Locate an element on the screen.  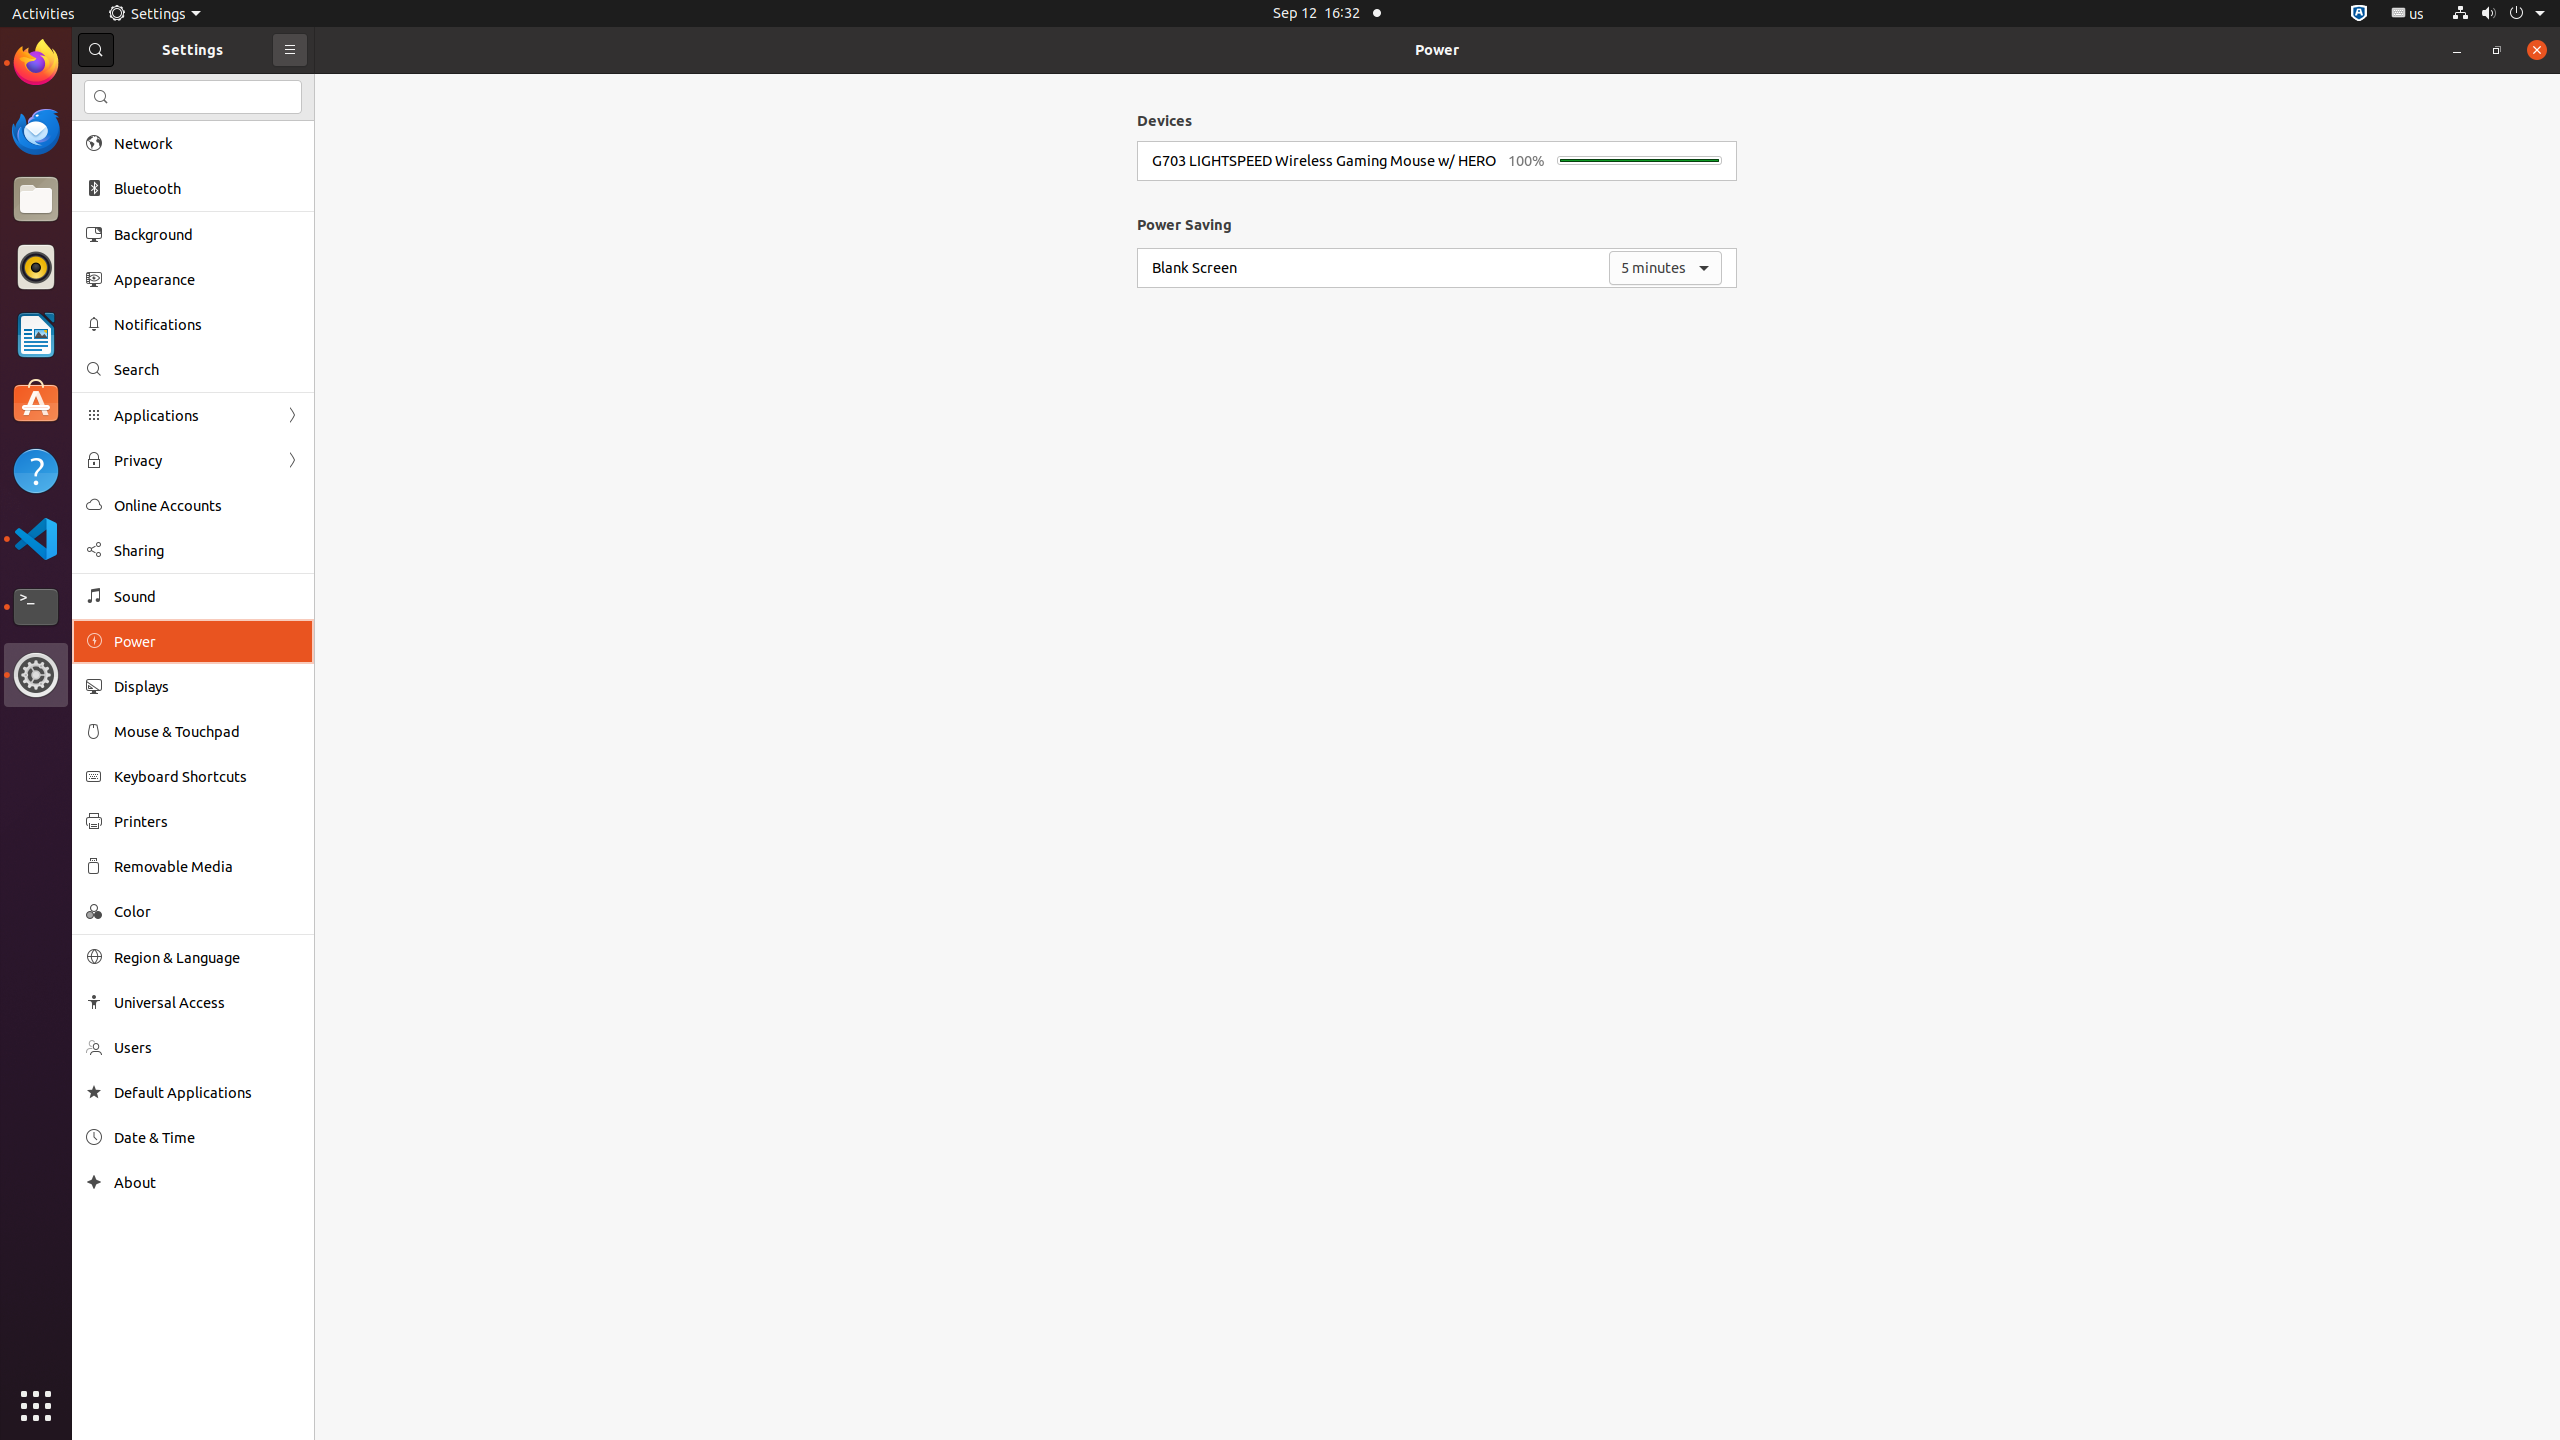
'Appearance' is located at coordinates (207, 279).